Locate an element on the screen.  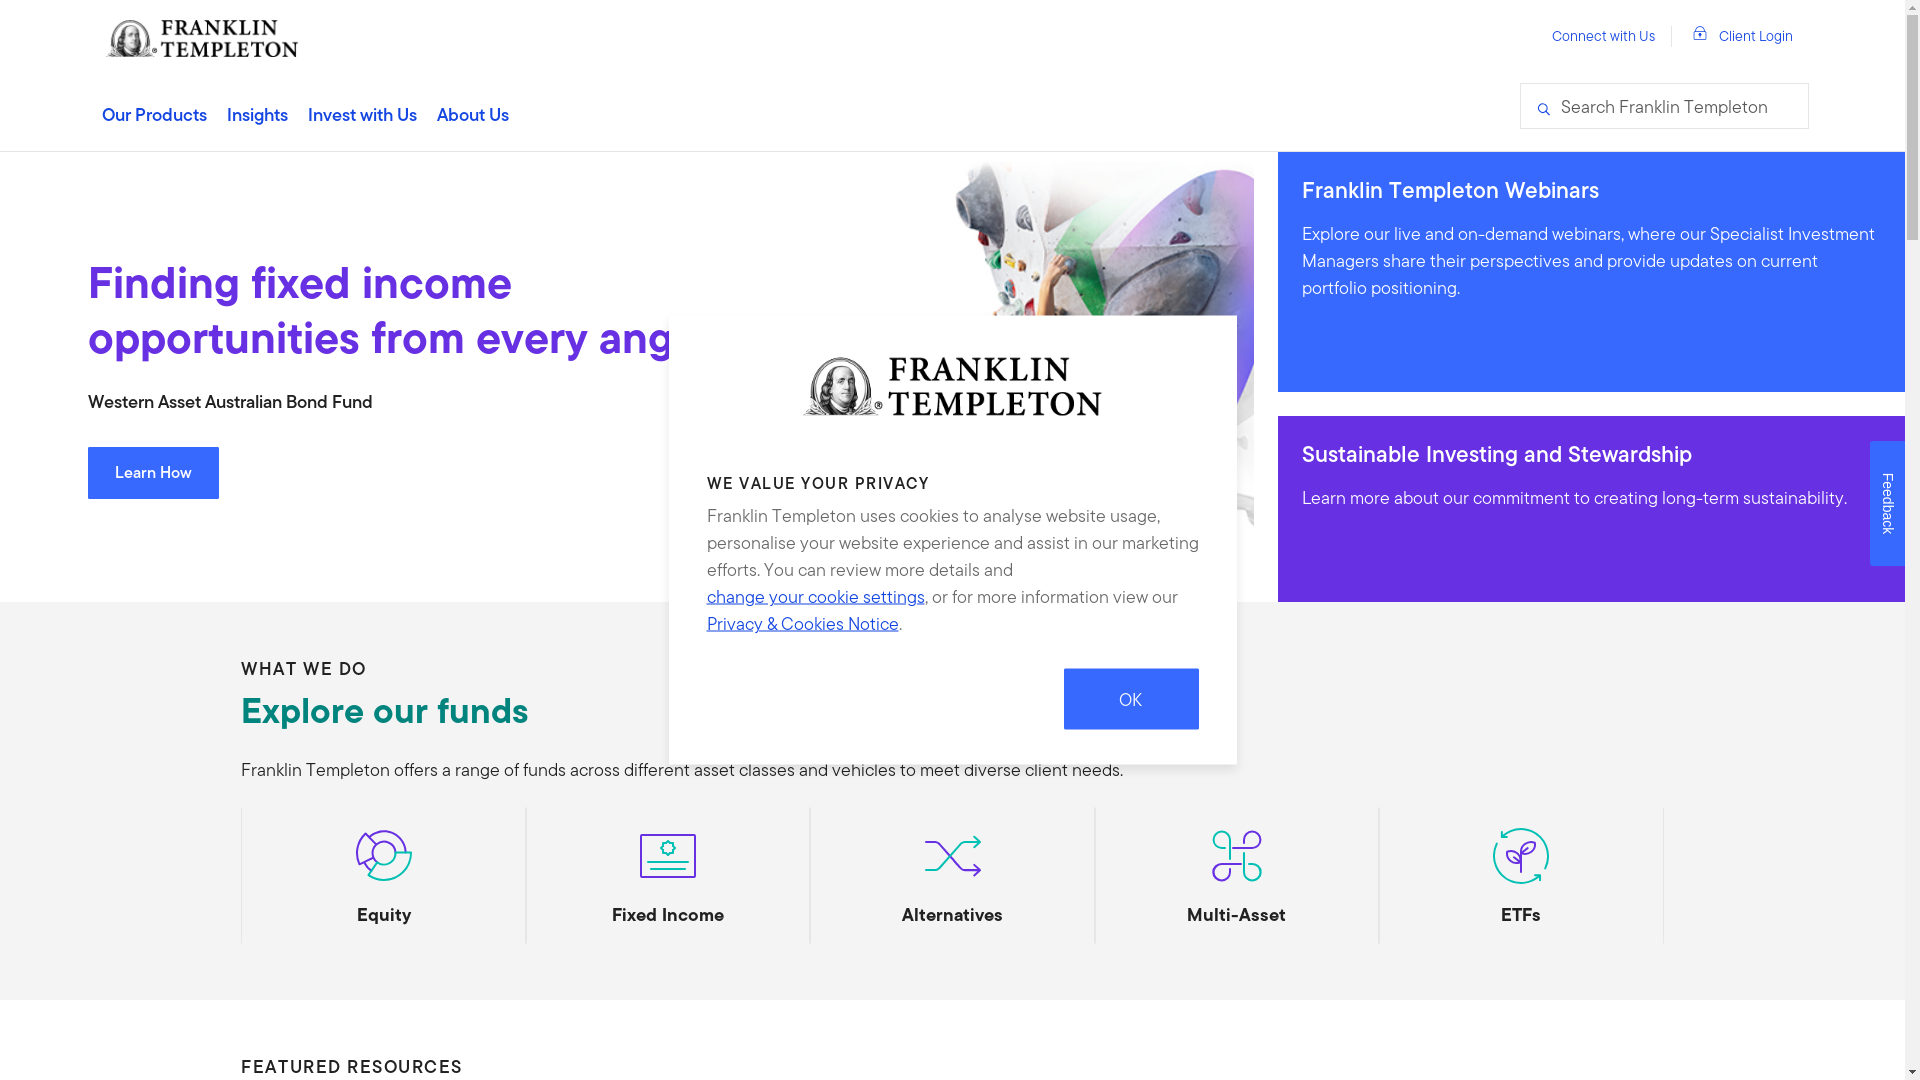
'Privacy & Cookies Notice' is located at coordinates (801, 622).